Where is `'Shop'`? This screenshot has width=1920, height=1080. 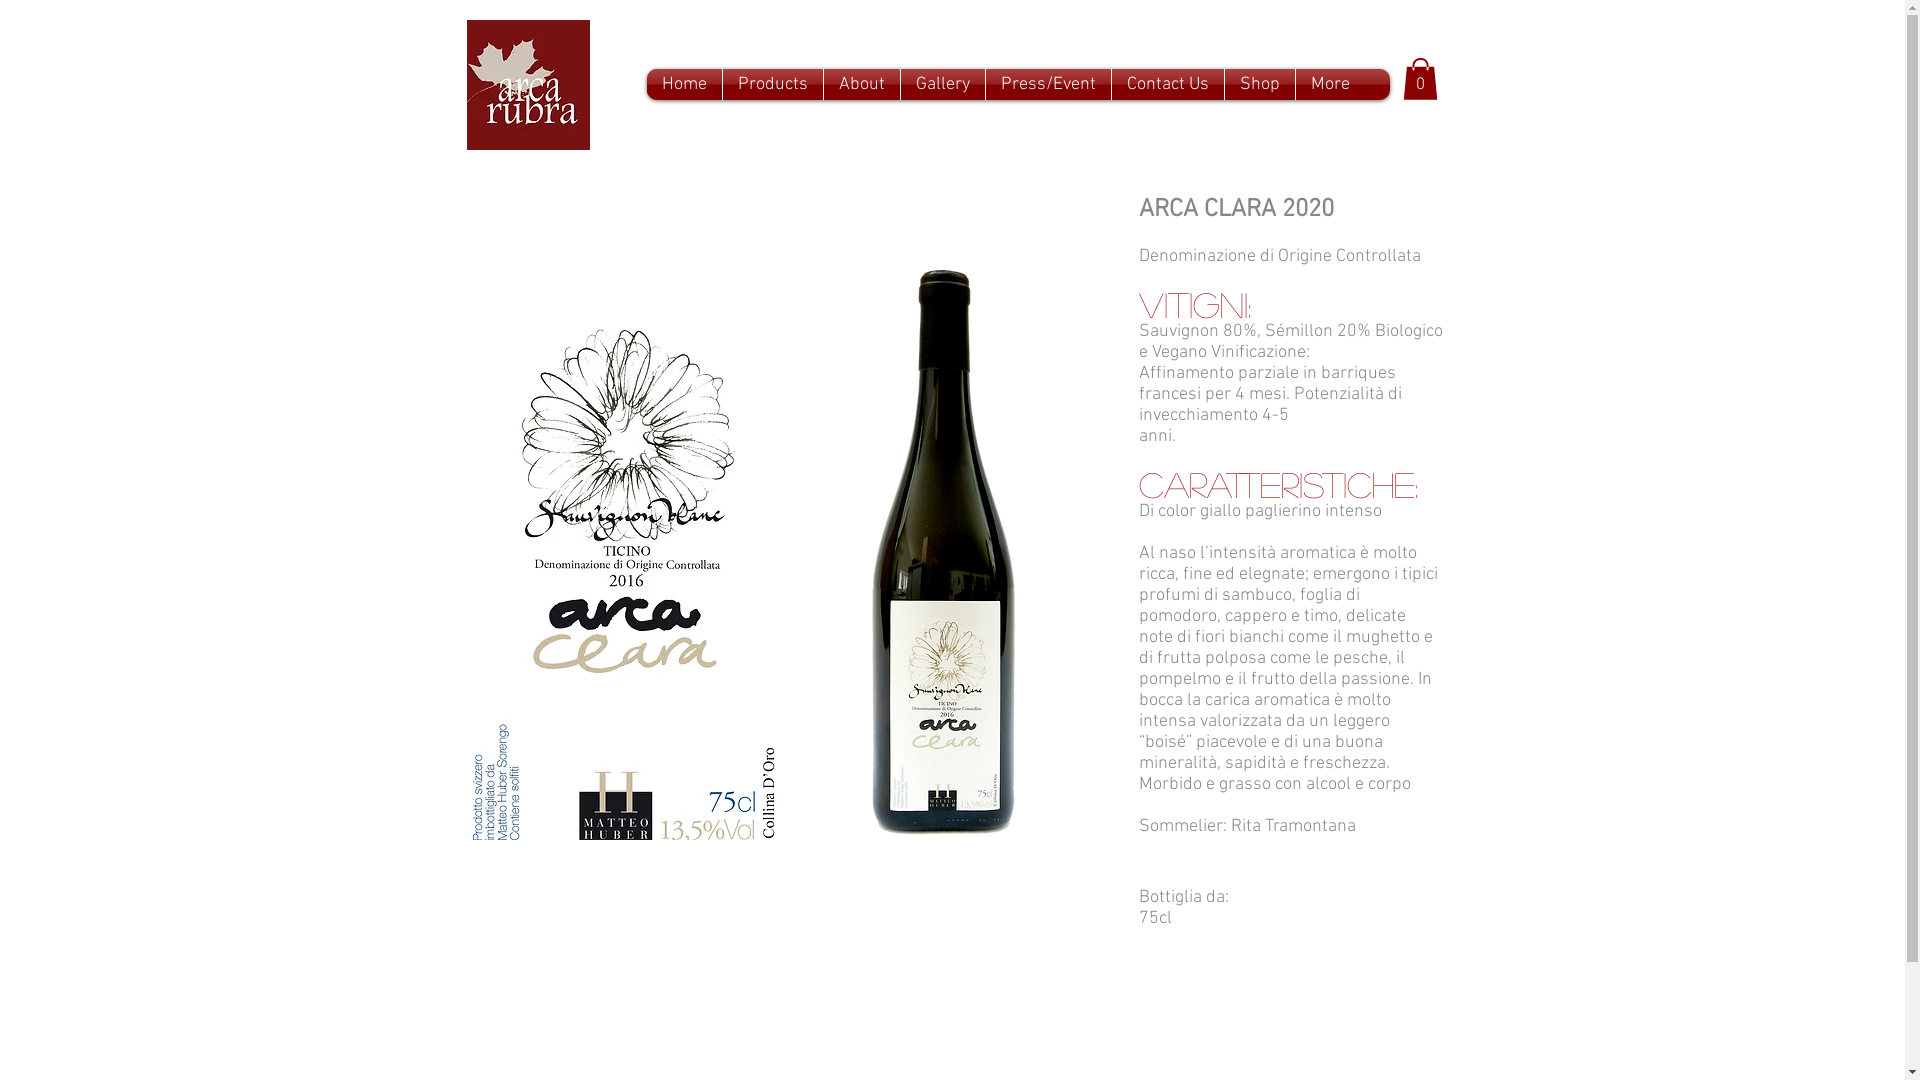 'Shop' is located at coordinates (1257, 83).